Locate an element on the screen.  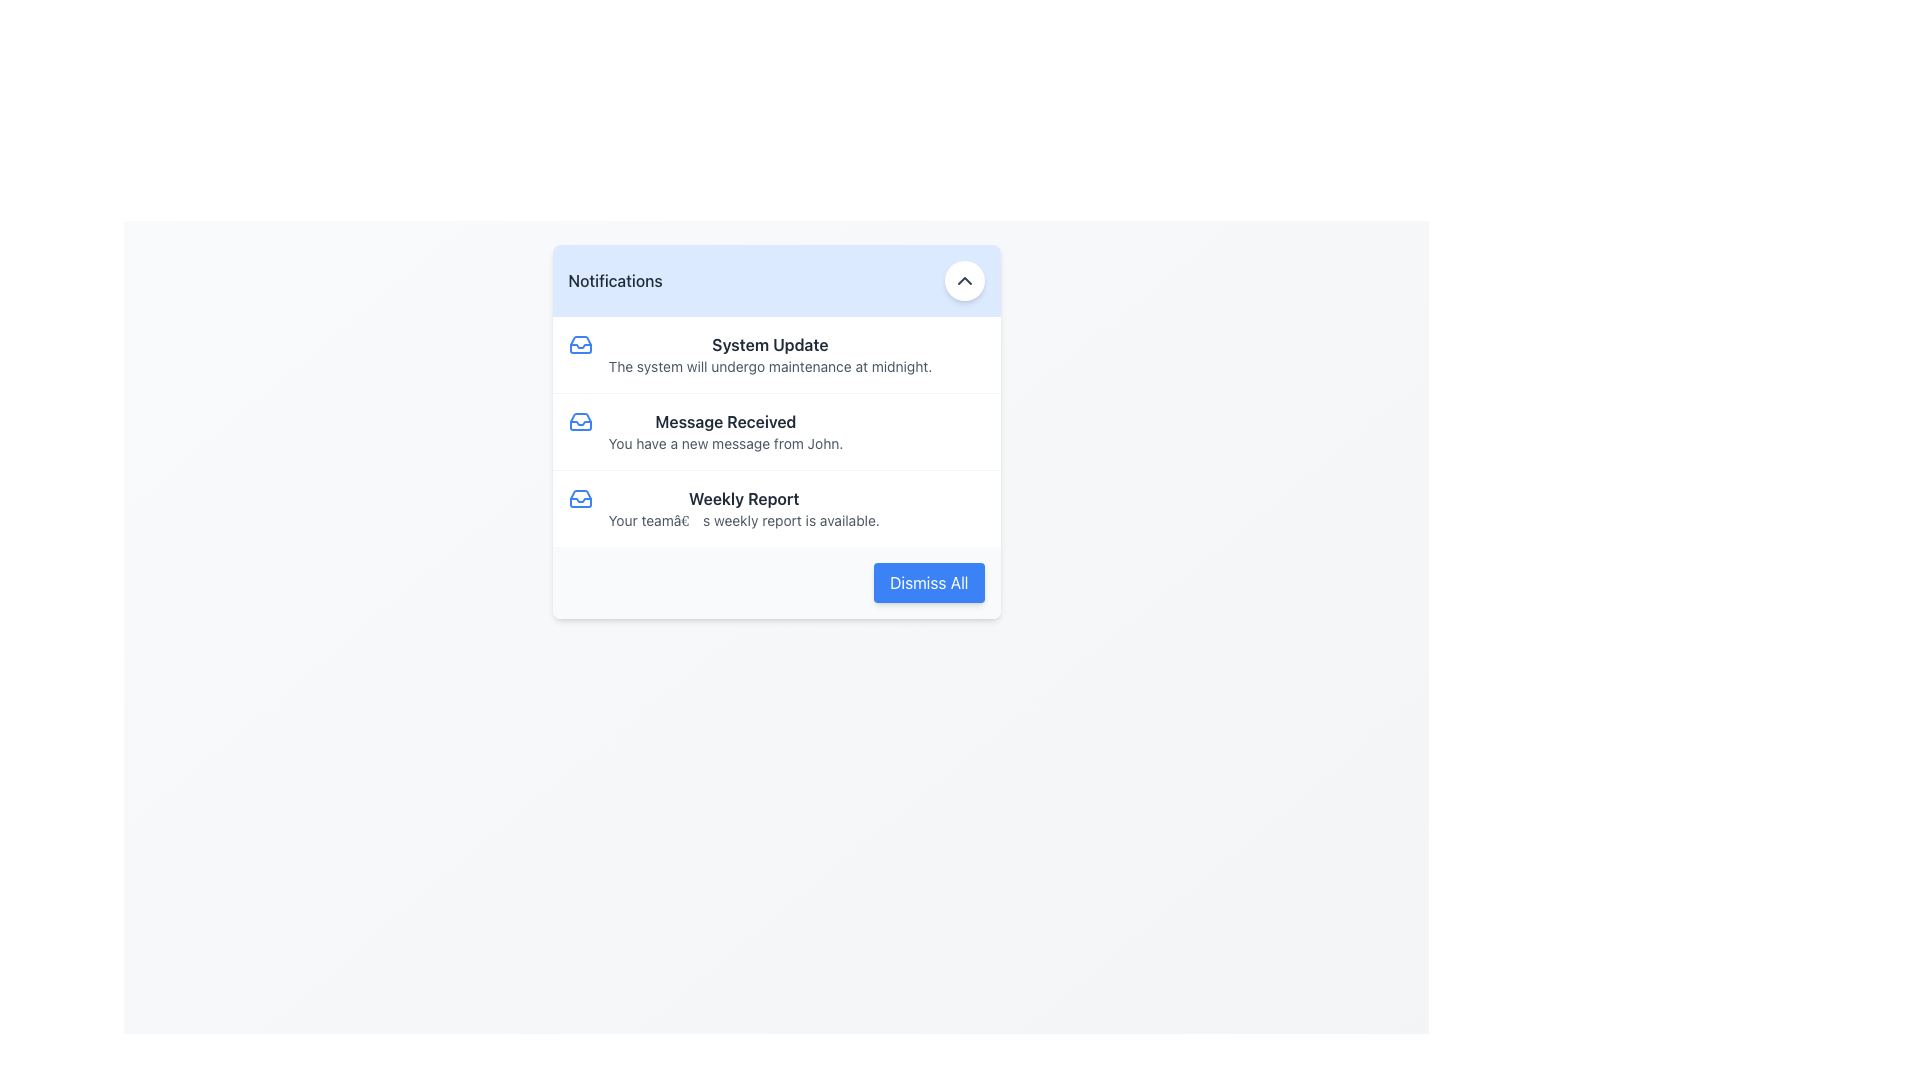
the 'System Update' notification icon that visually indicates a system-related update, positioned to the left side of the first notification item in the dropdown panel is located at coordinates (579, 343).